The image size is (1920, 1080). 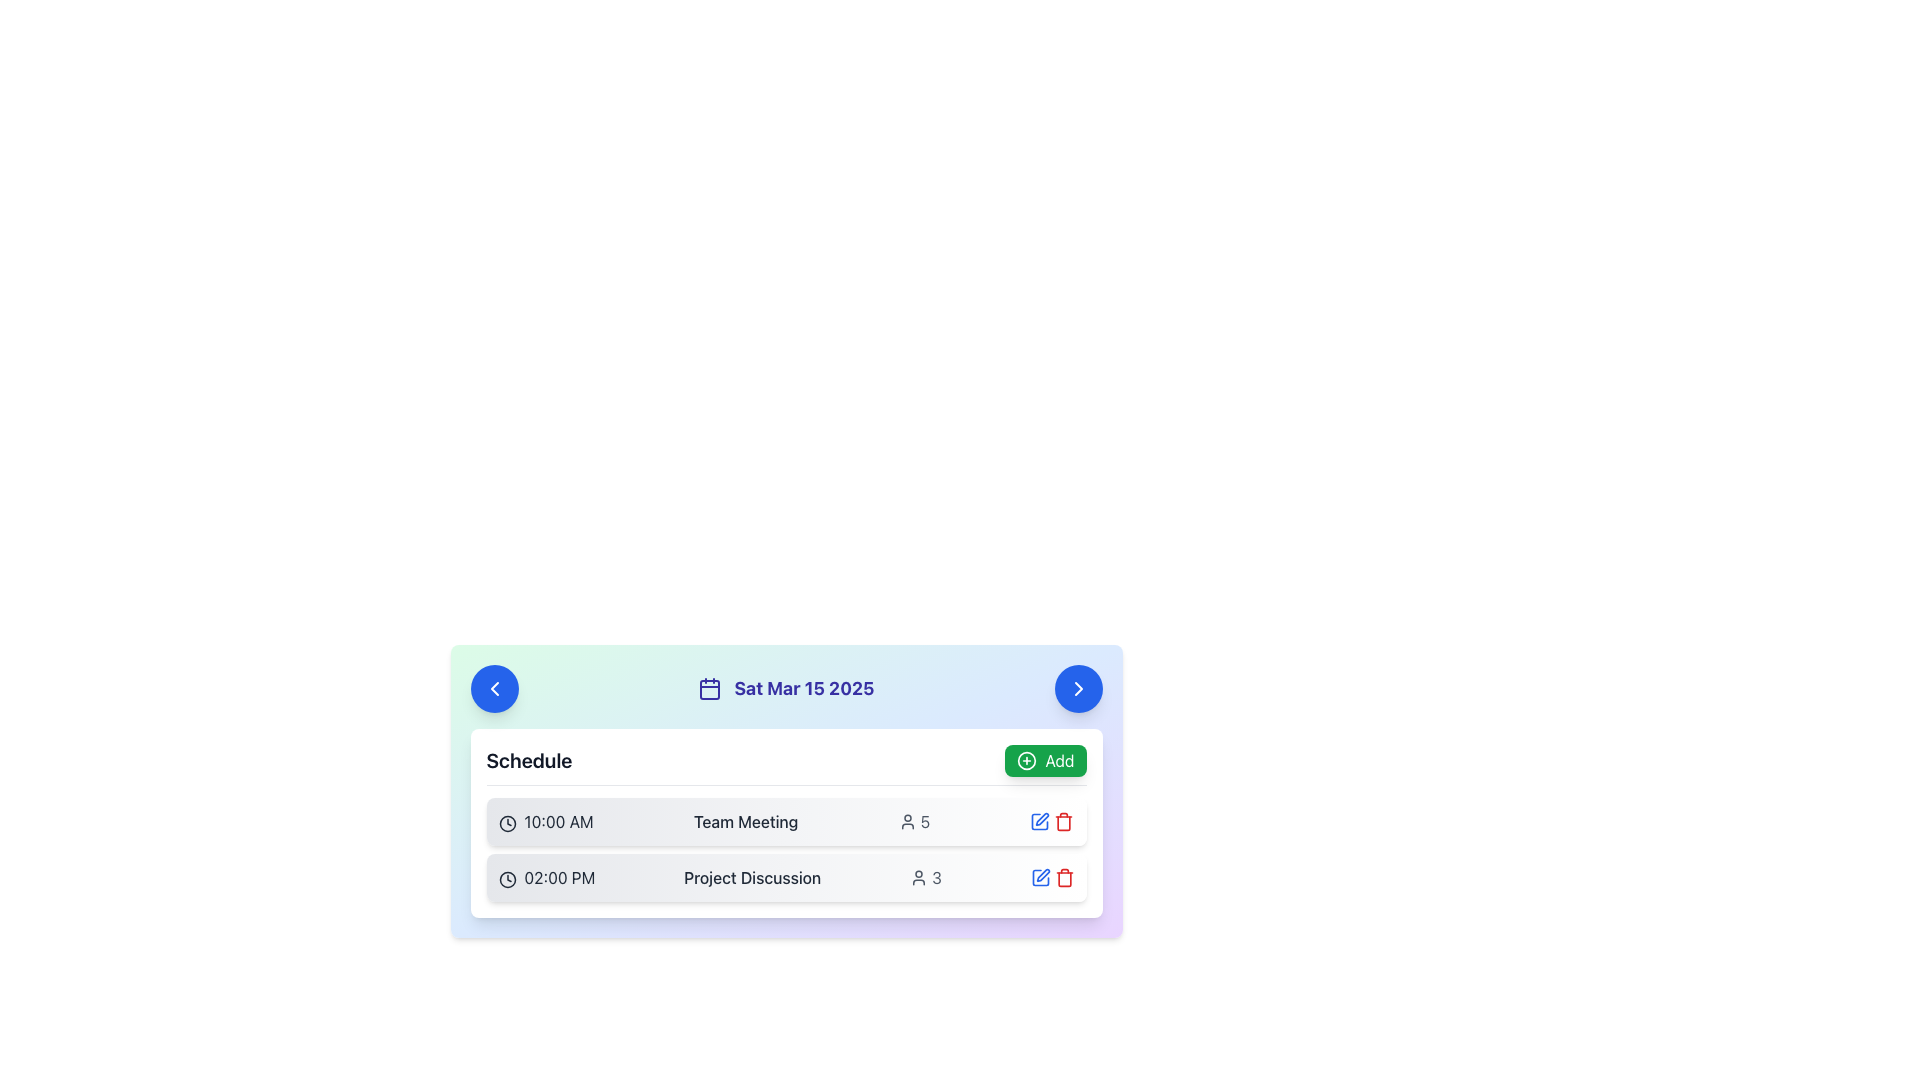 What do you see at coordinates (751, 877) in the screenshot?
I see `text label that says 'Project Discussion' styled in gray font, which is located in the second row of scheduled events, next to the time indicator '02:00 PM'` at bounding box center [751, 877].